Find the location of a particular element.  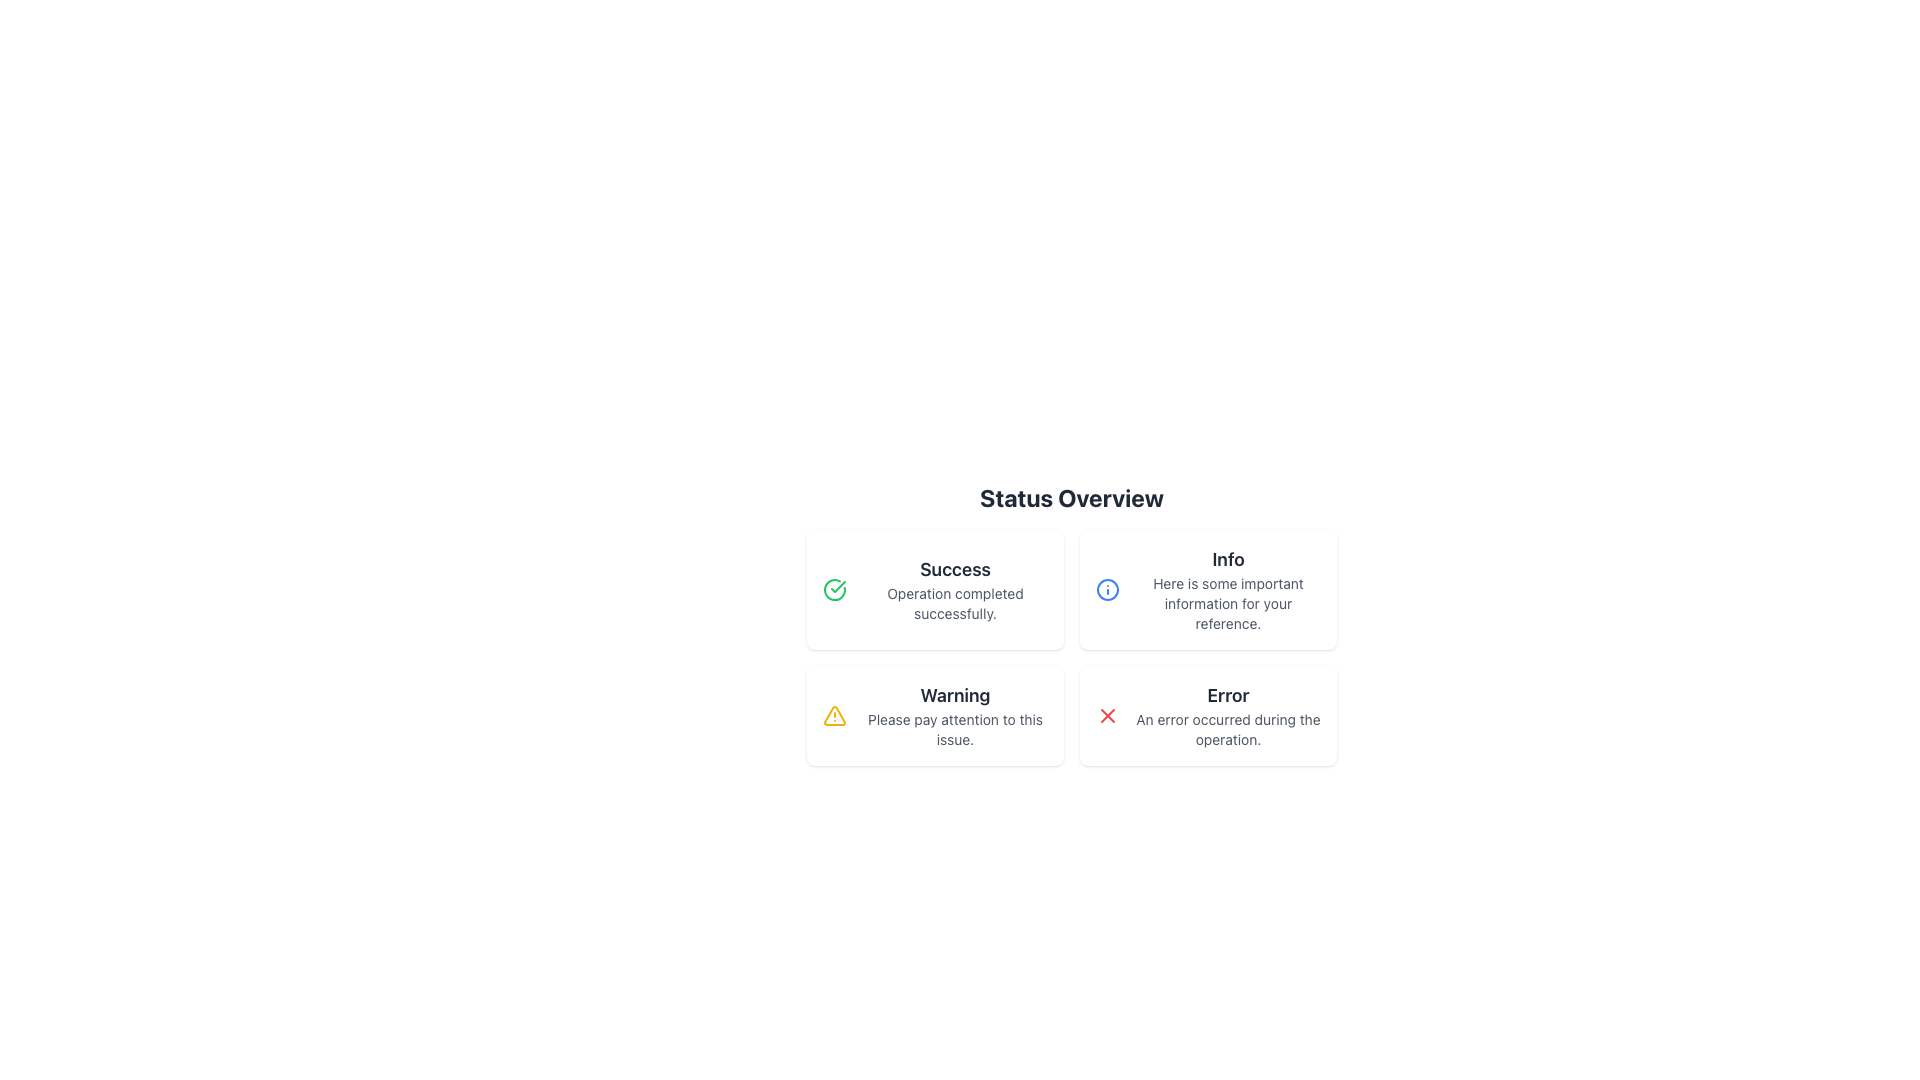

the circular graphical element that represents the 'Info' icon is located at coordinates (1107, 589).